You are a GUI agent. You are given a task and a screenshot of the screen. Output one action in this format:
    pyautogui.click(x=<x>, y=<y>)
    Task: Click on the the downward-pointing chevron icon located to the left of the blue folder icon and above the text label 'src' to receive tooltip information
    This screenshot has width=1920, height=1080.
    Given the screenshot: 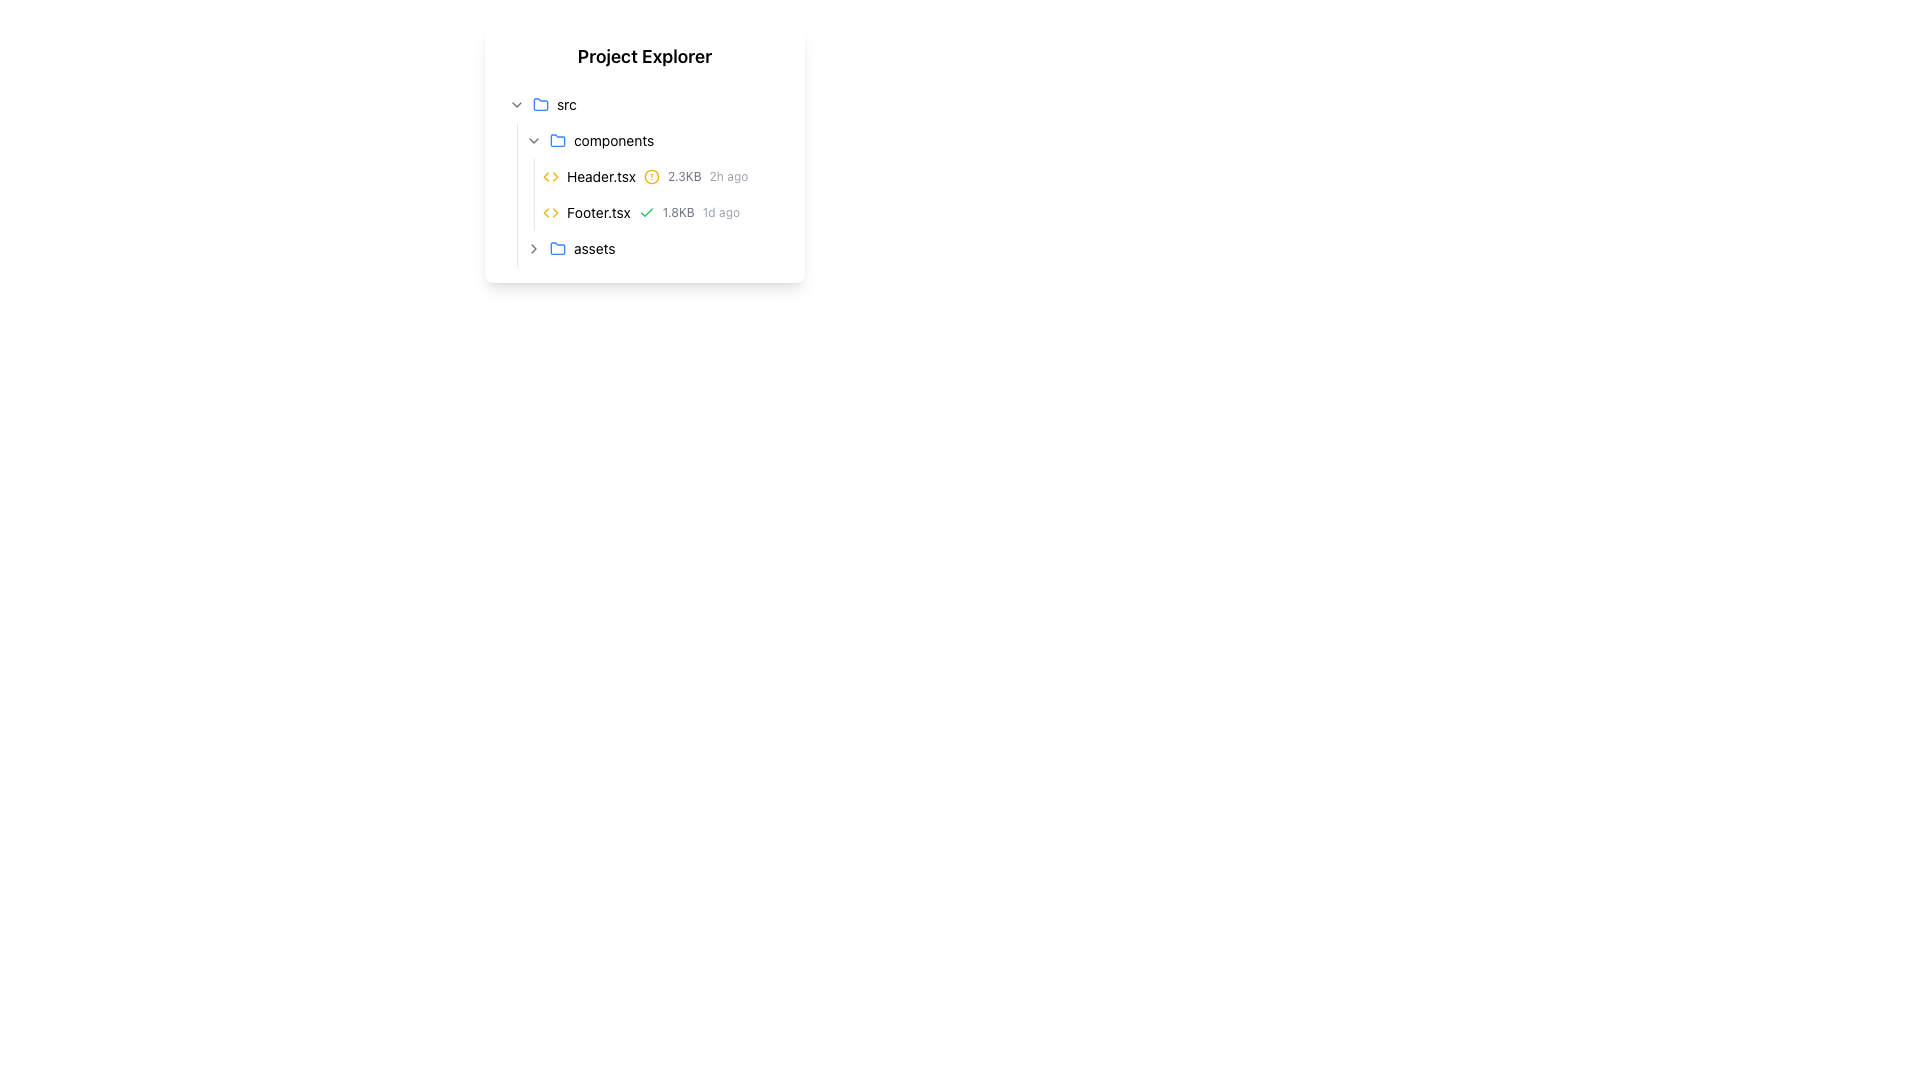 What is the action you would take?
    pyautogui.click(x=517, y=104)
    